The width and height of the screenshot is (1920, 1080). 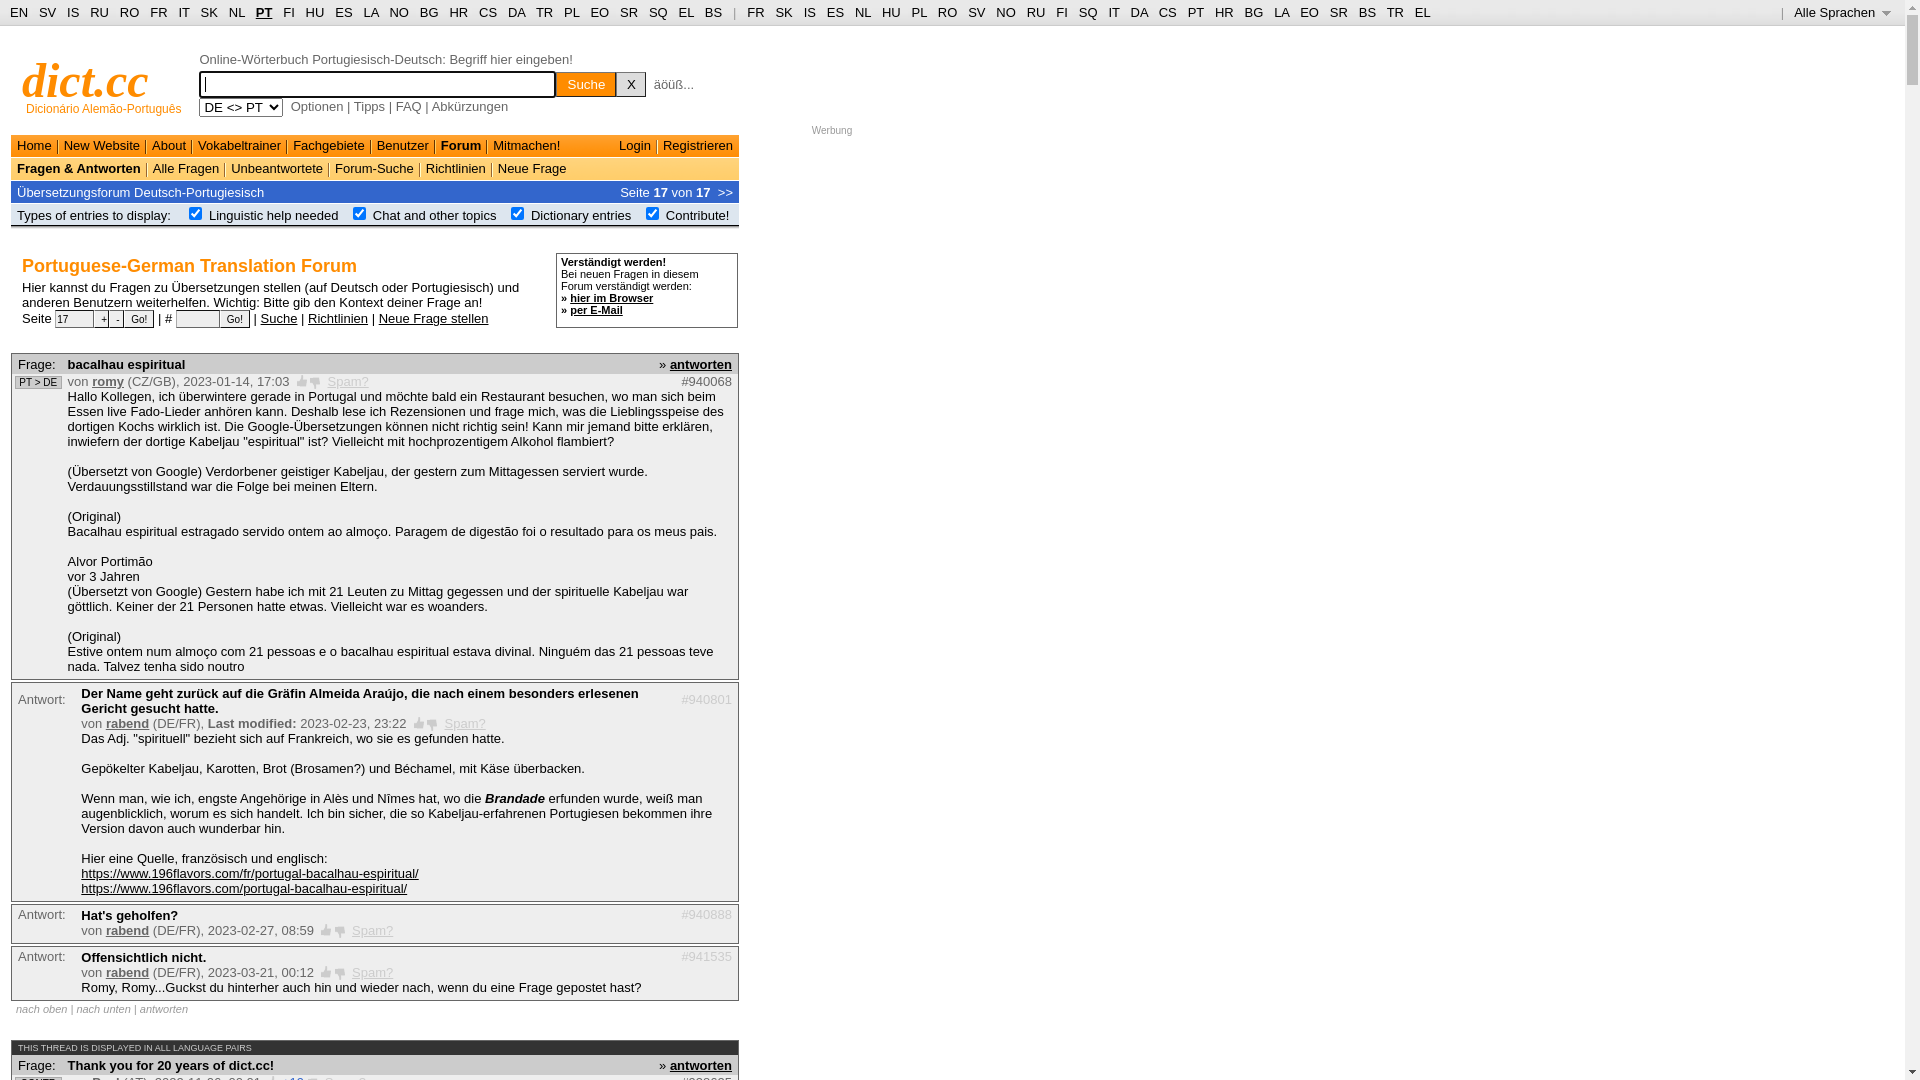 I want to click on 'Forum-Suche', so click(x=335, y=167).